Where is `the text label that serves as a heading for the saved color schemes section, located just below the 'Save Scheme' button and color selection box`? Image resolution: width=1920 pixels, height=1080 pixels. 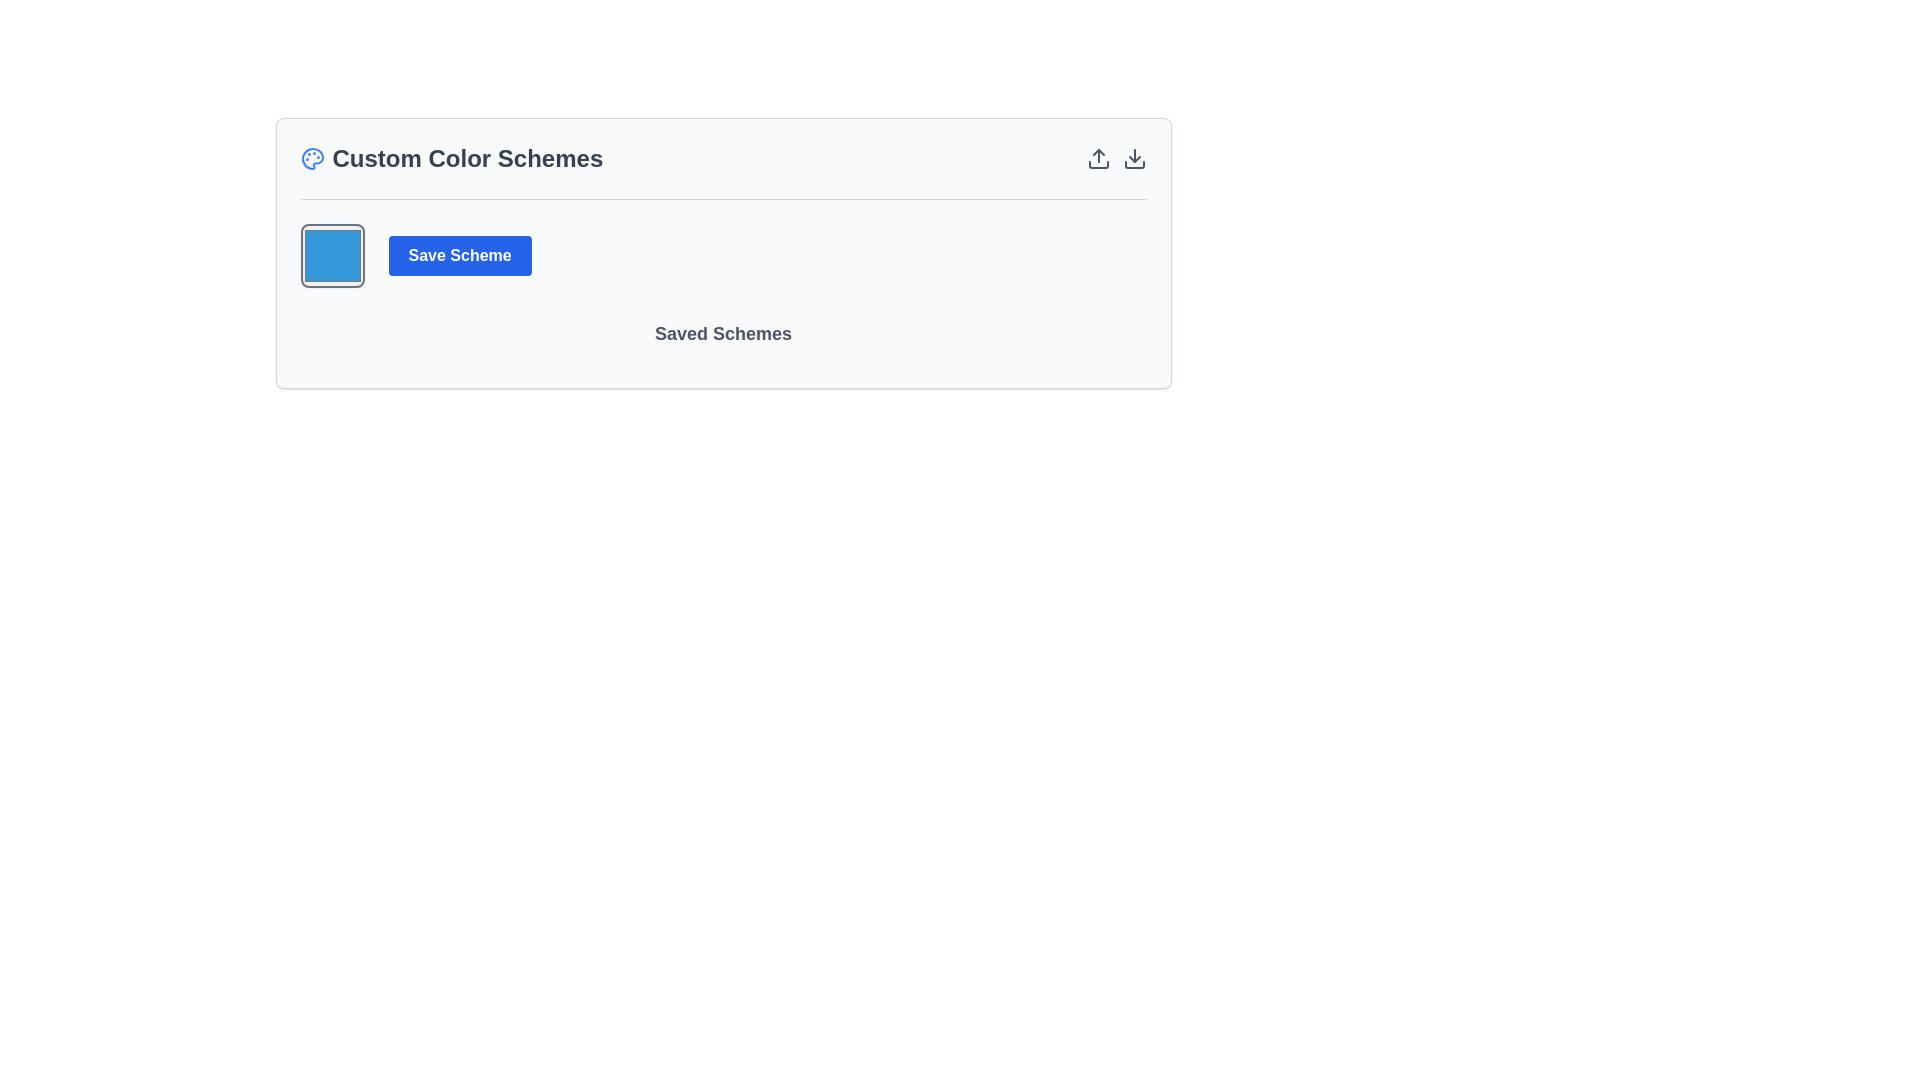 the text label that serves as a heading for the saved color schemes section, located just below the 'Save Scheme' button and color selection box is located at coordinates (722, 341).